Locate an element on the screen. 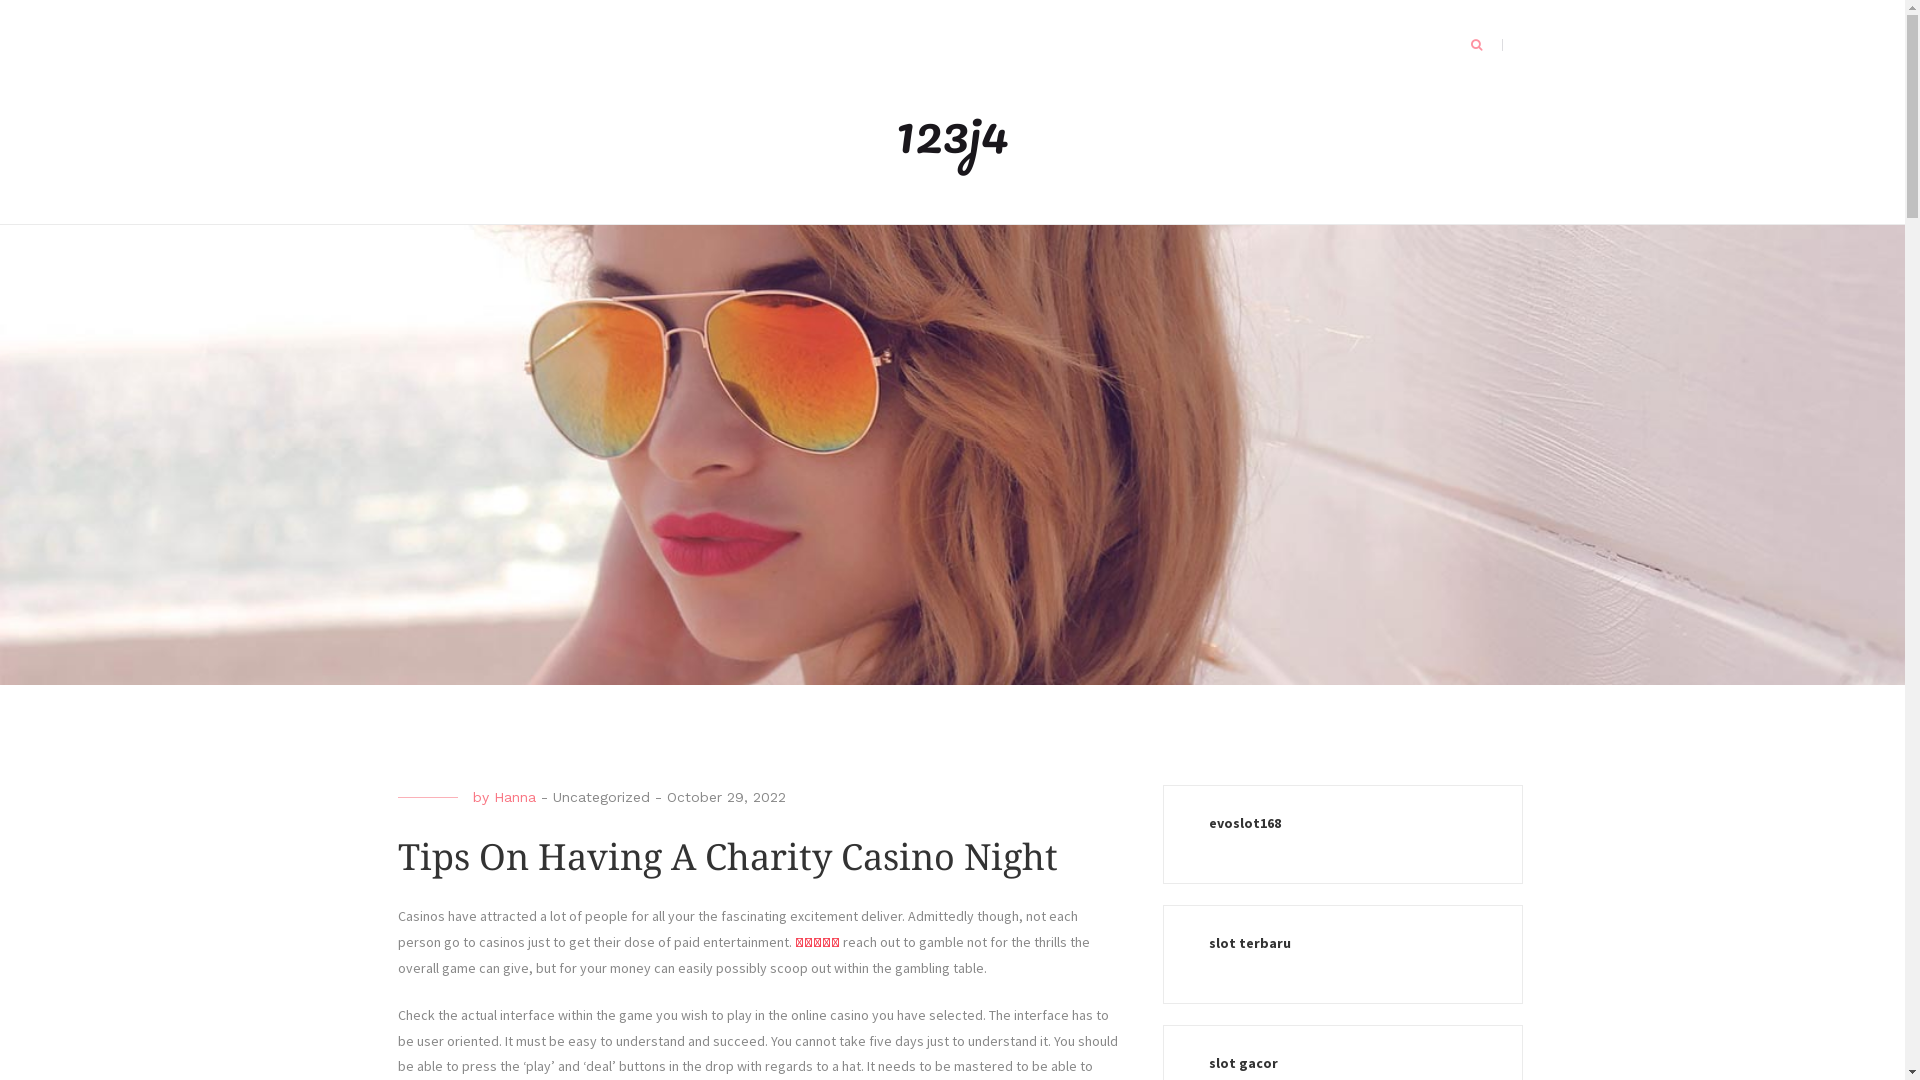 The image size is (1920, 1080). 'Uncategorized' is located at coordinates (599, 796).